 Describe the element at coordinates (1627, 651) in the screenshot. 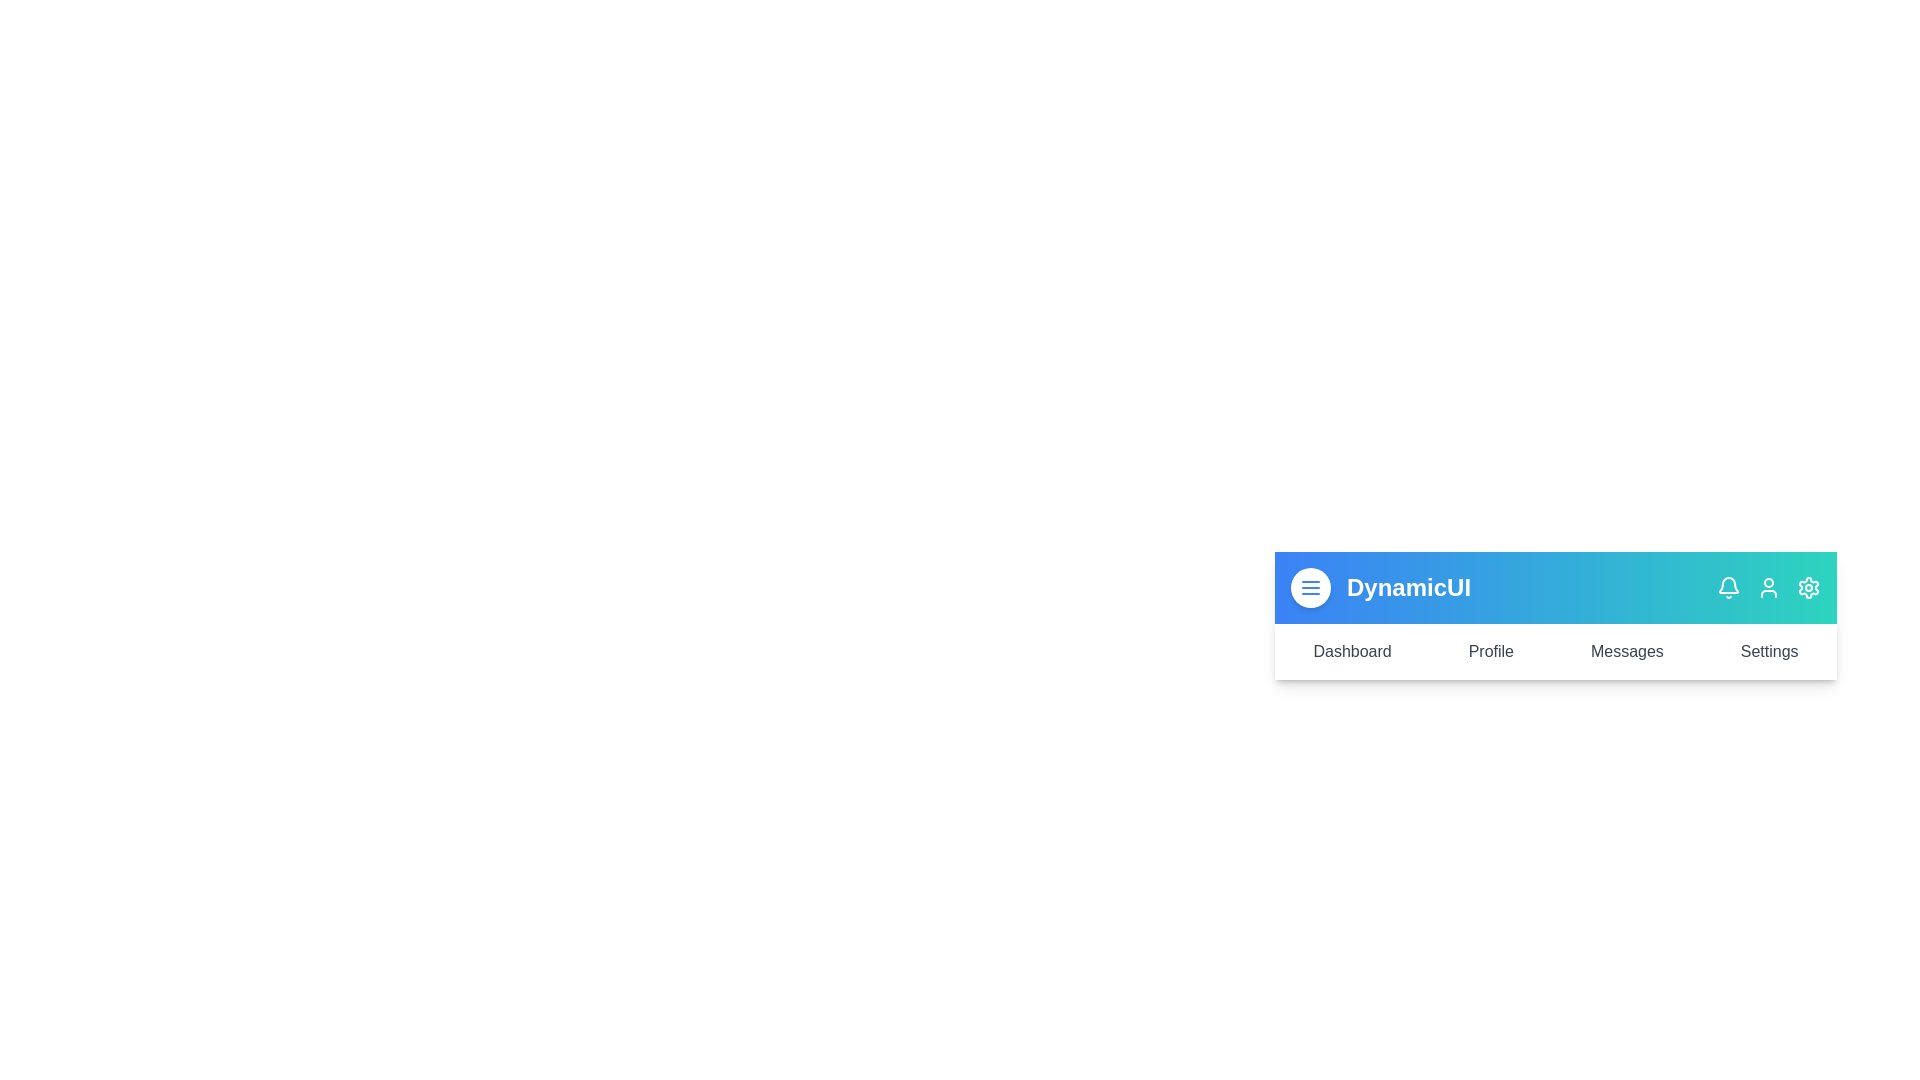

I see `the 'Messages' menu item in the navigation bar` at that location.